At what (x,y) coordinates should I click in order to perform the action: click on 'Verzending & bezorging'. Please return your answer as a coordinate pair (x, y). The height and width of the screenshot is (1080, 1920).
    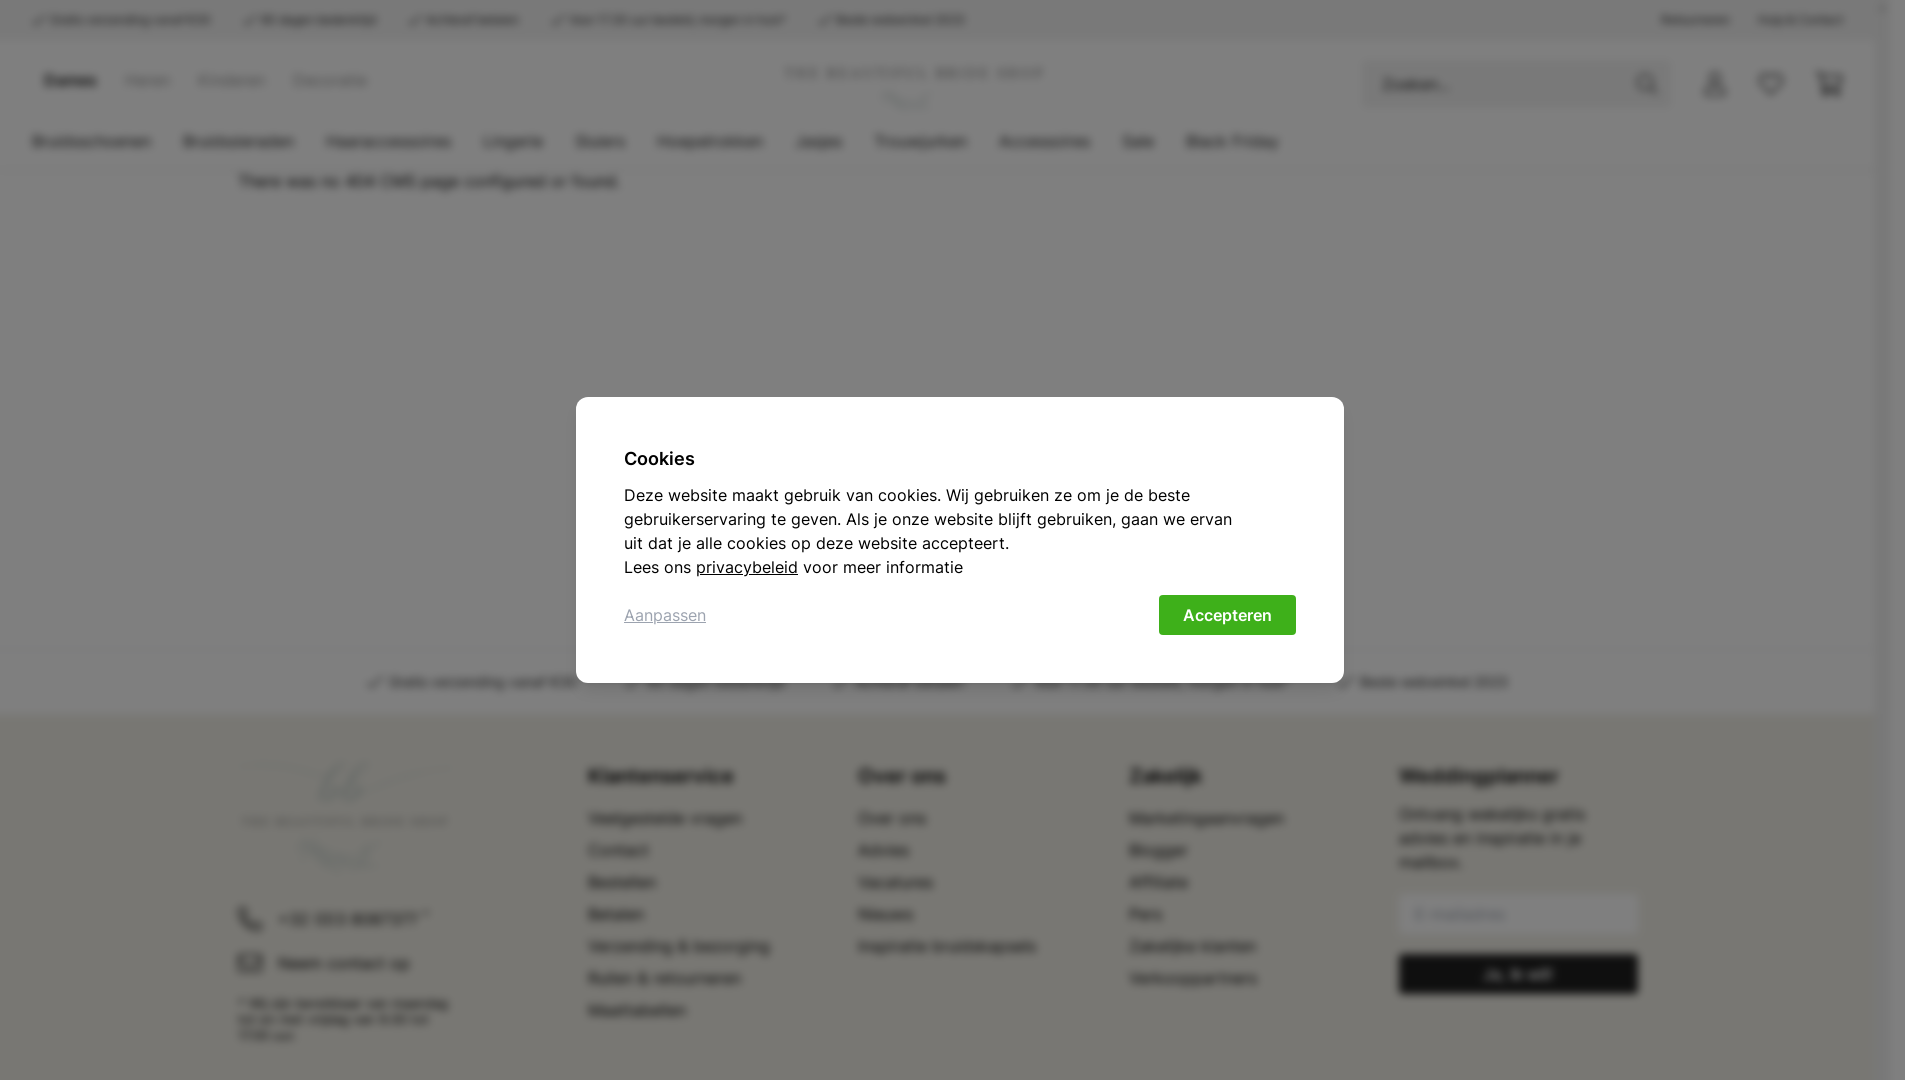
    Looking at the image, I should click on (678, 945).